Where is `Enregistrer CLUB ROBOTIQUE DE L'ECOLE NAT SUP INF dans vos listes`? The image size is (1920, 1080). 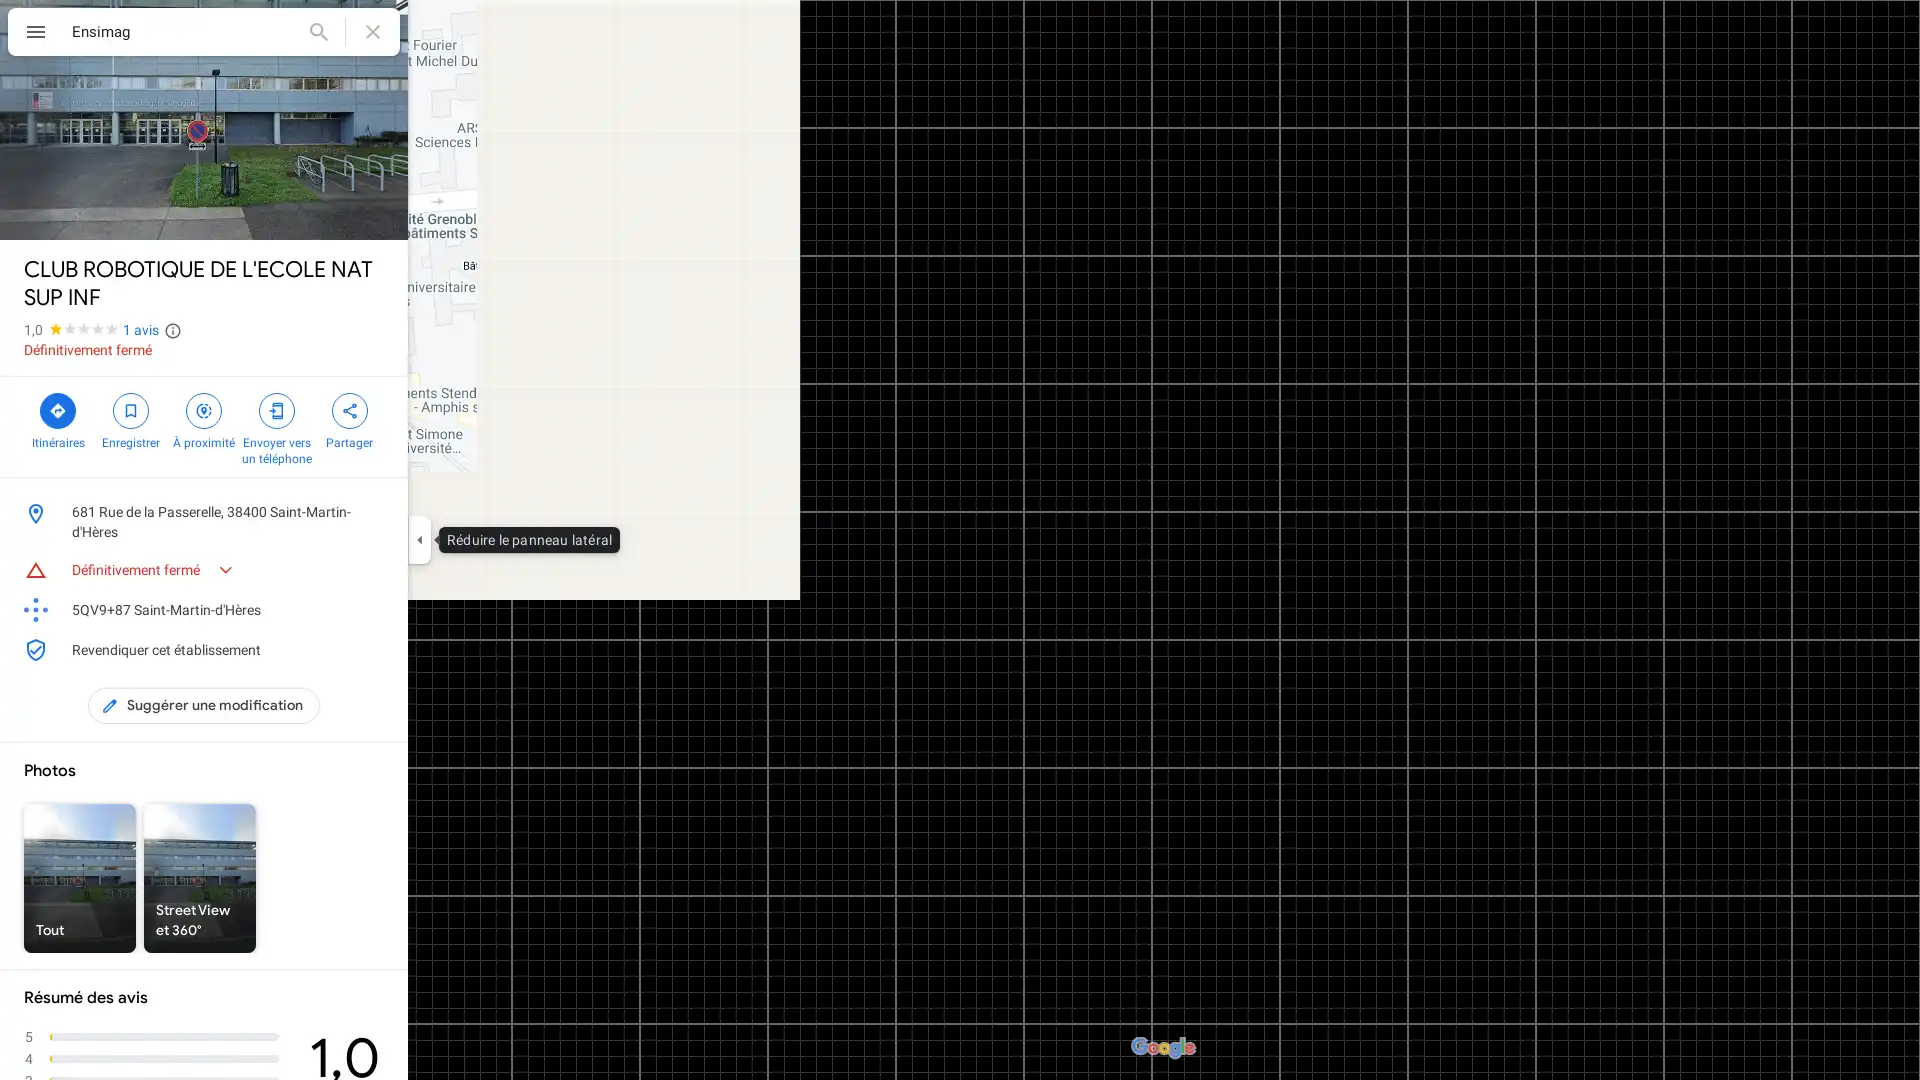
Enregistrer CLUB ROBOTIQUE DE L'ECOLE NAT SUP INF dans vos listes is located at coordinates (129, 418).